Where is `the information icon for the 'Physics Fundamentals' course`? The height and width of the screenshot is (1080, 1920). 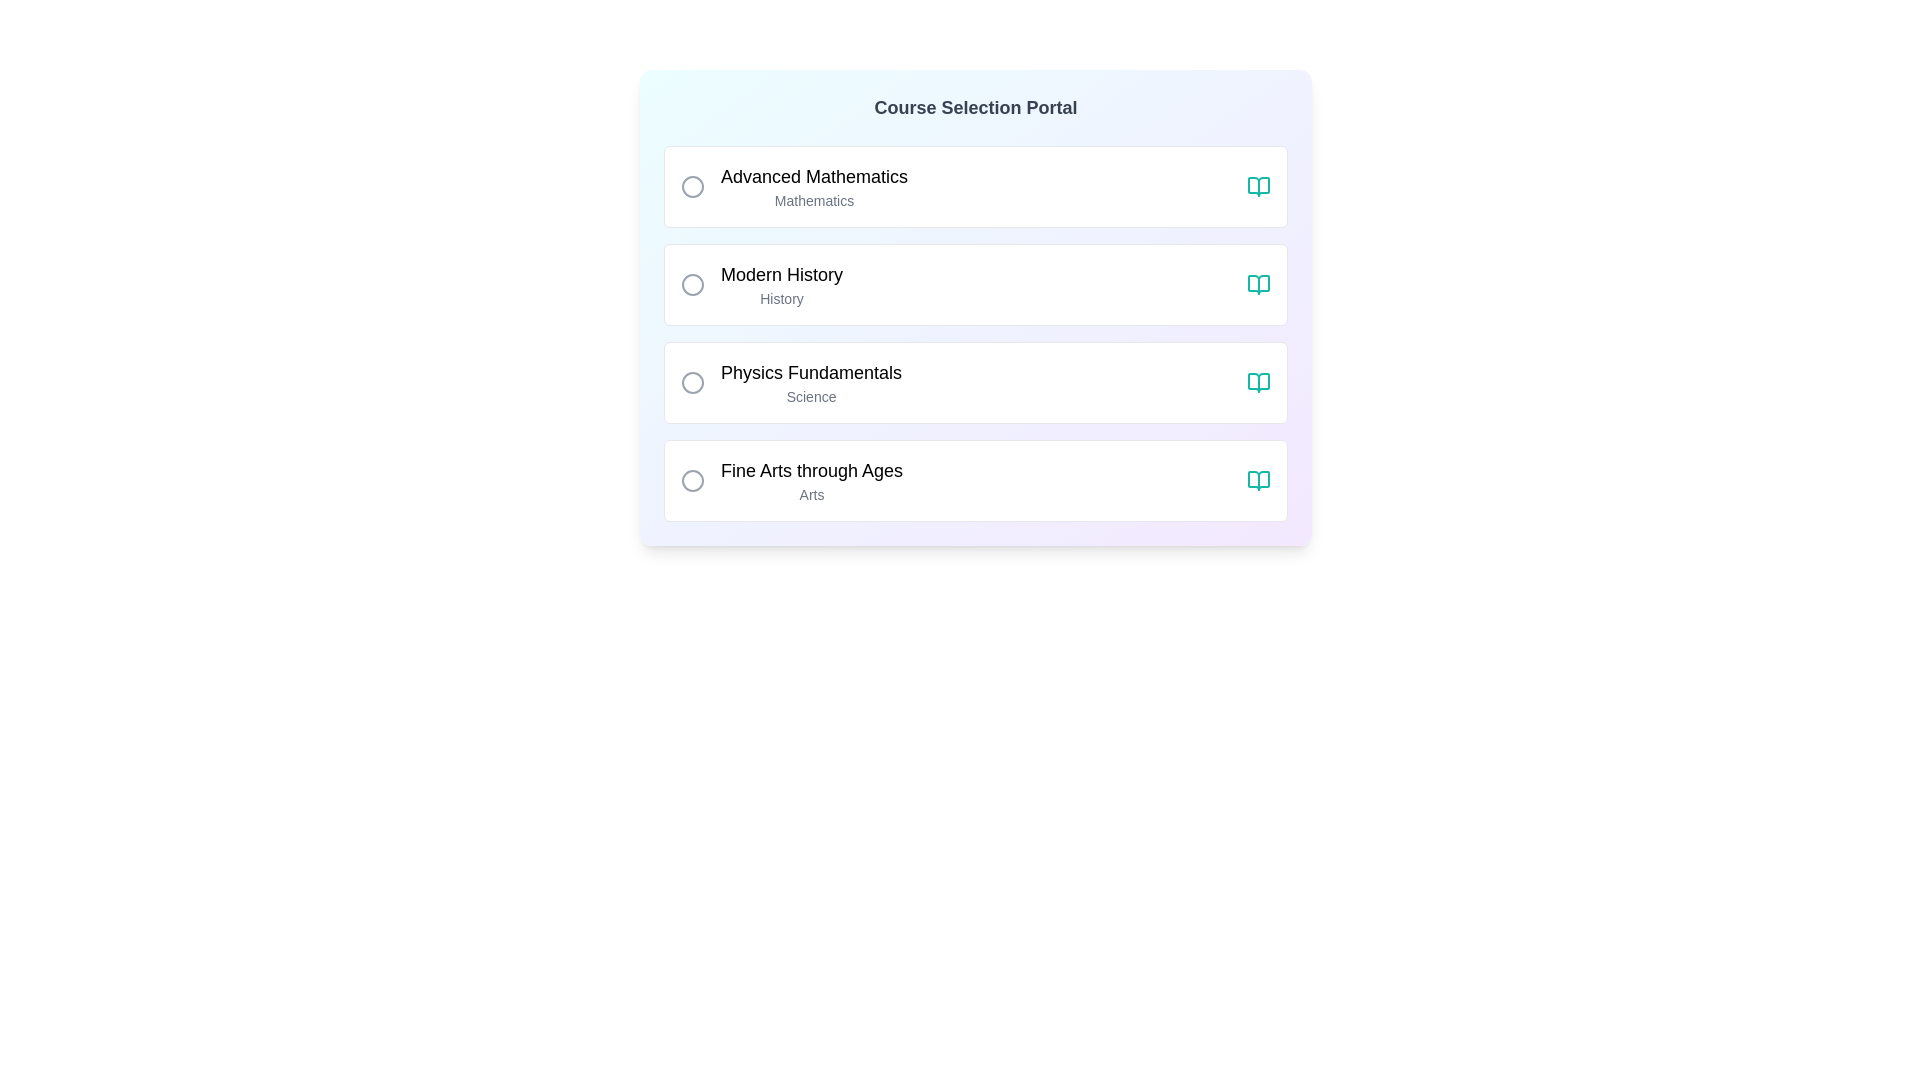
the information icon for the 'Physics Fundamentals' course is located at coordinates (1257, 382).